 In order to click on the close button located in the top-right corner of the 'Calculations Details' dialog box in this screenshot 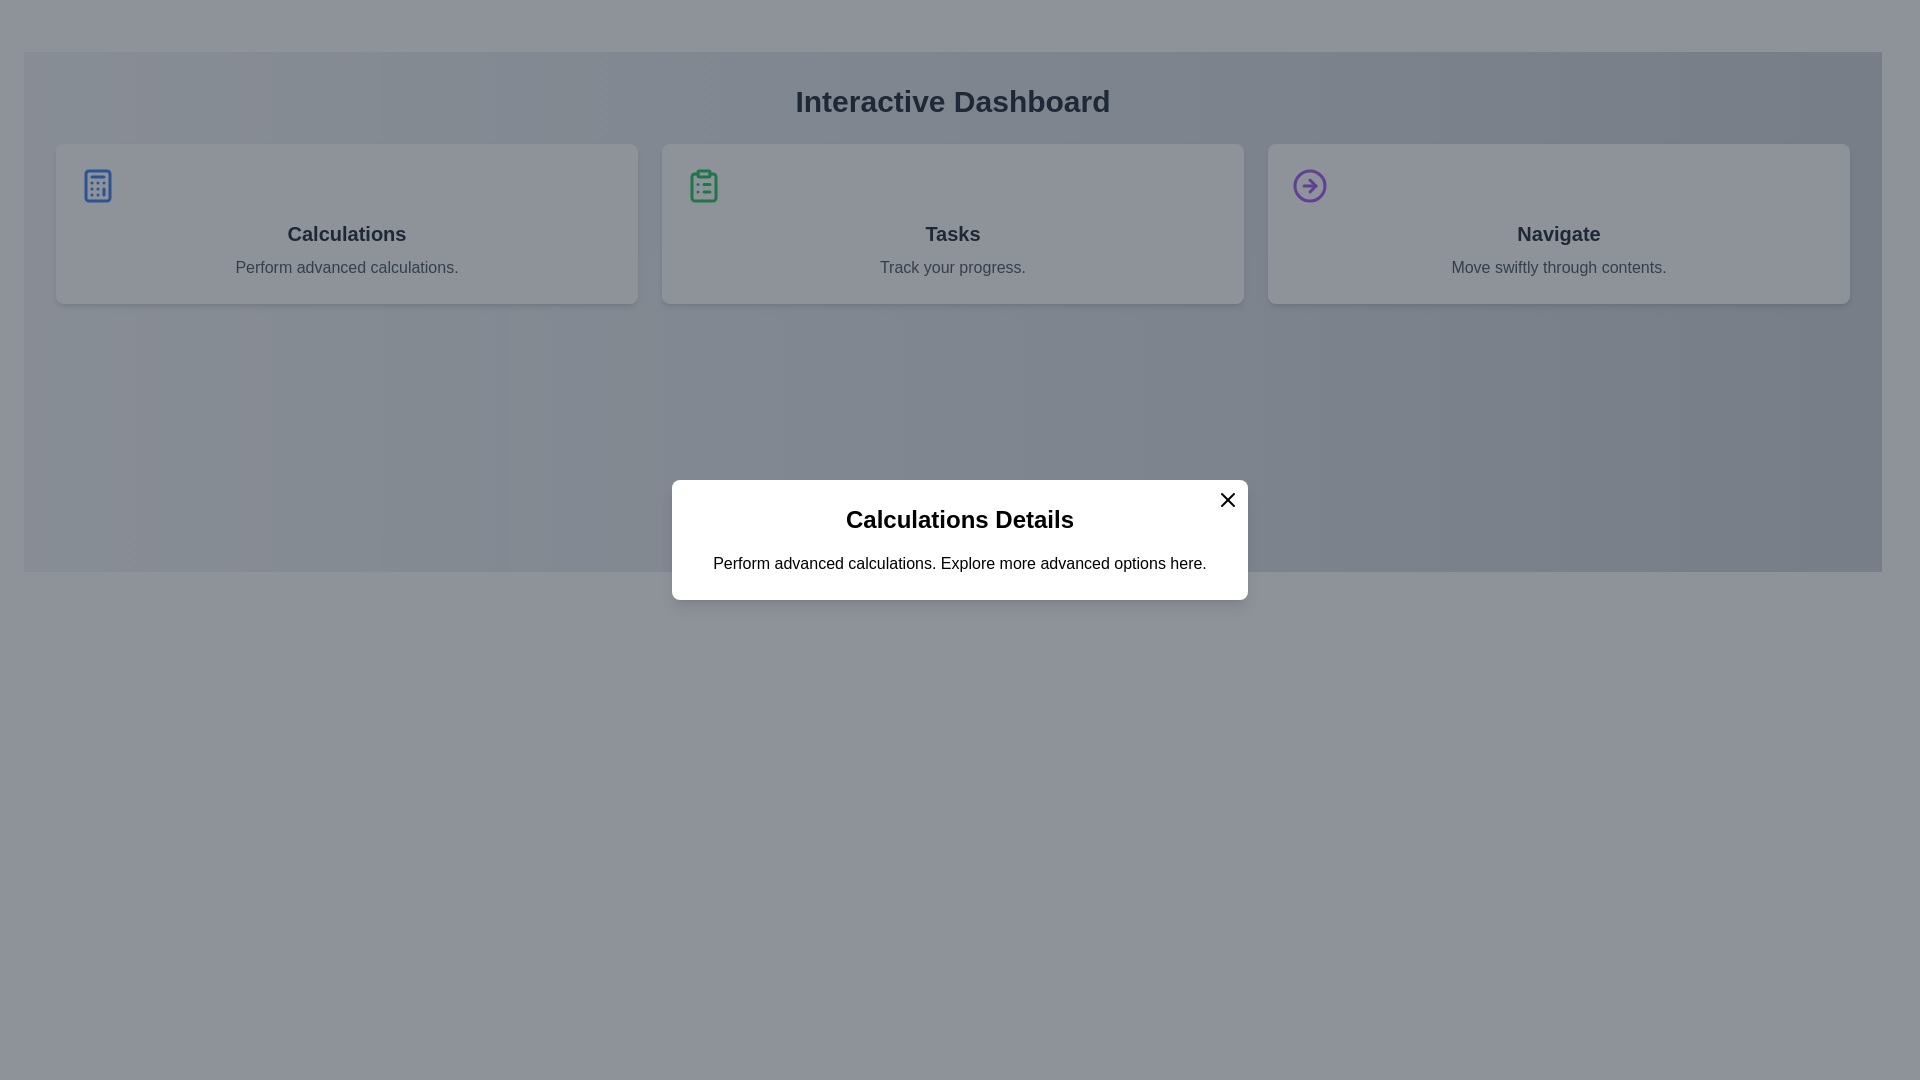, I will do `click(1227, 499)`.